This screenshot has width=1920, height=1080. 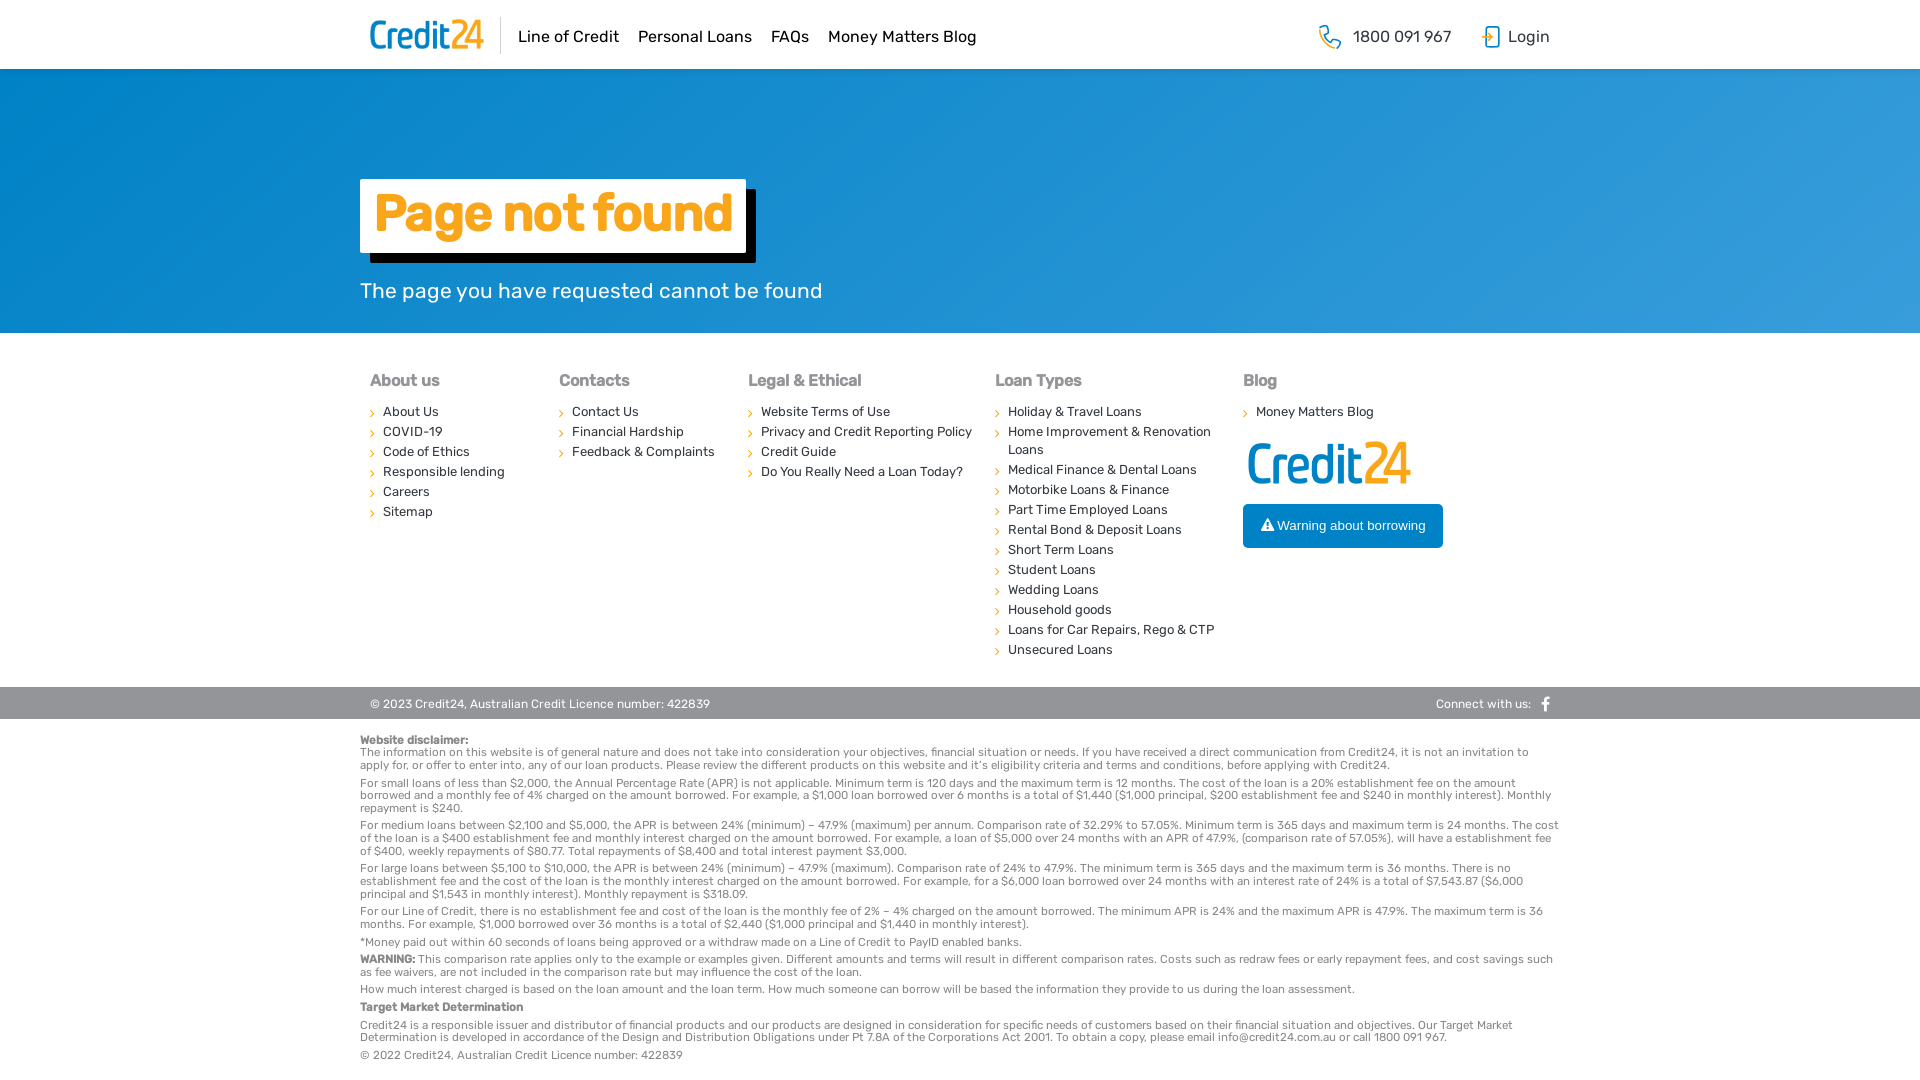 What do you see at coordinates (1106, 570) in the screenshot?
I see `'Student Loans'` at bounding box center [1106, 570].